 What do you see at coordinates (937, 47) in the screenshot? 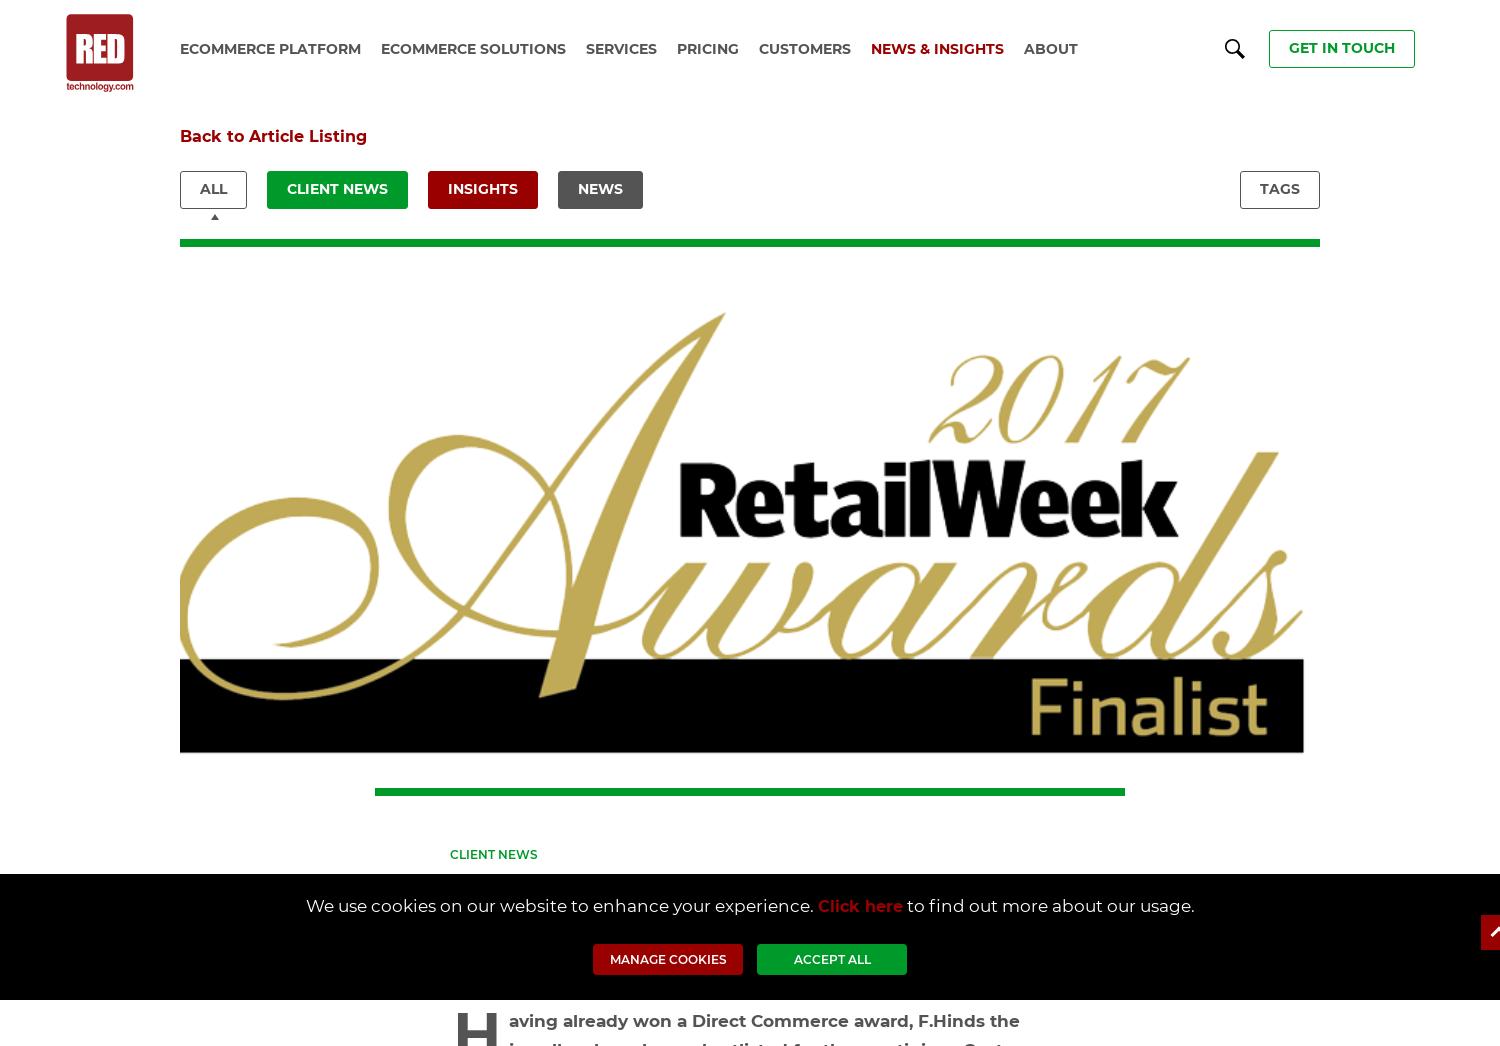
I see `'News & Insights'` at bounding box center [937, 47].